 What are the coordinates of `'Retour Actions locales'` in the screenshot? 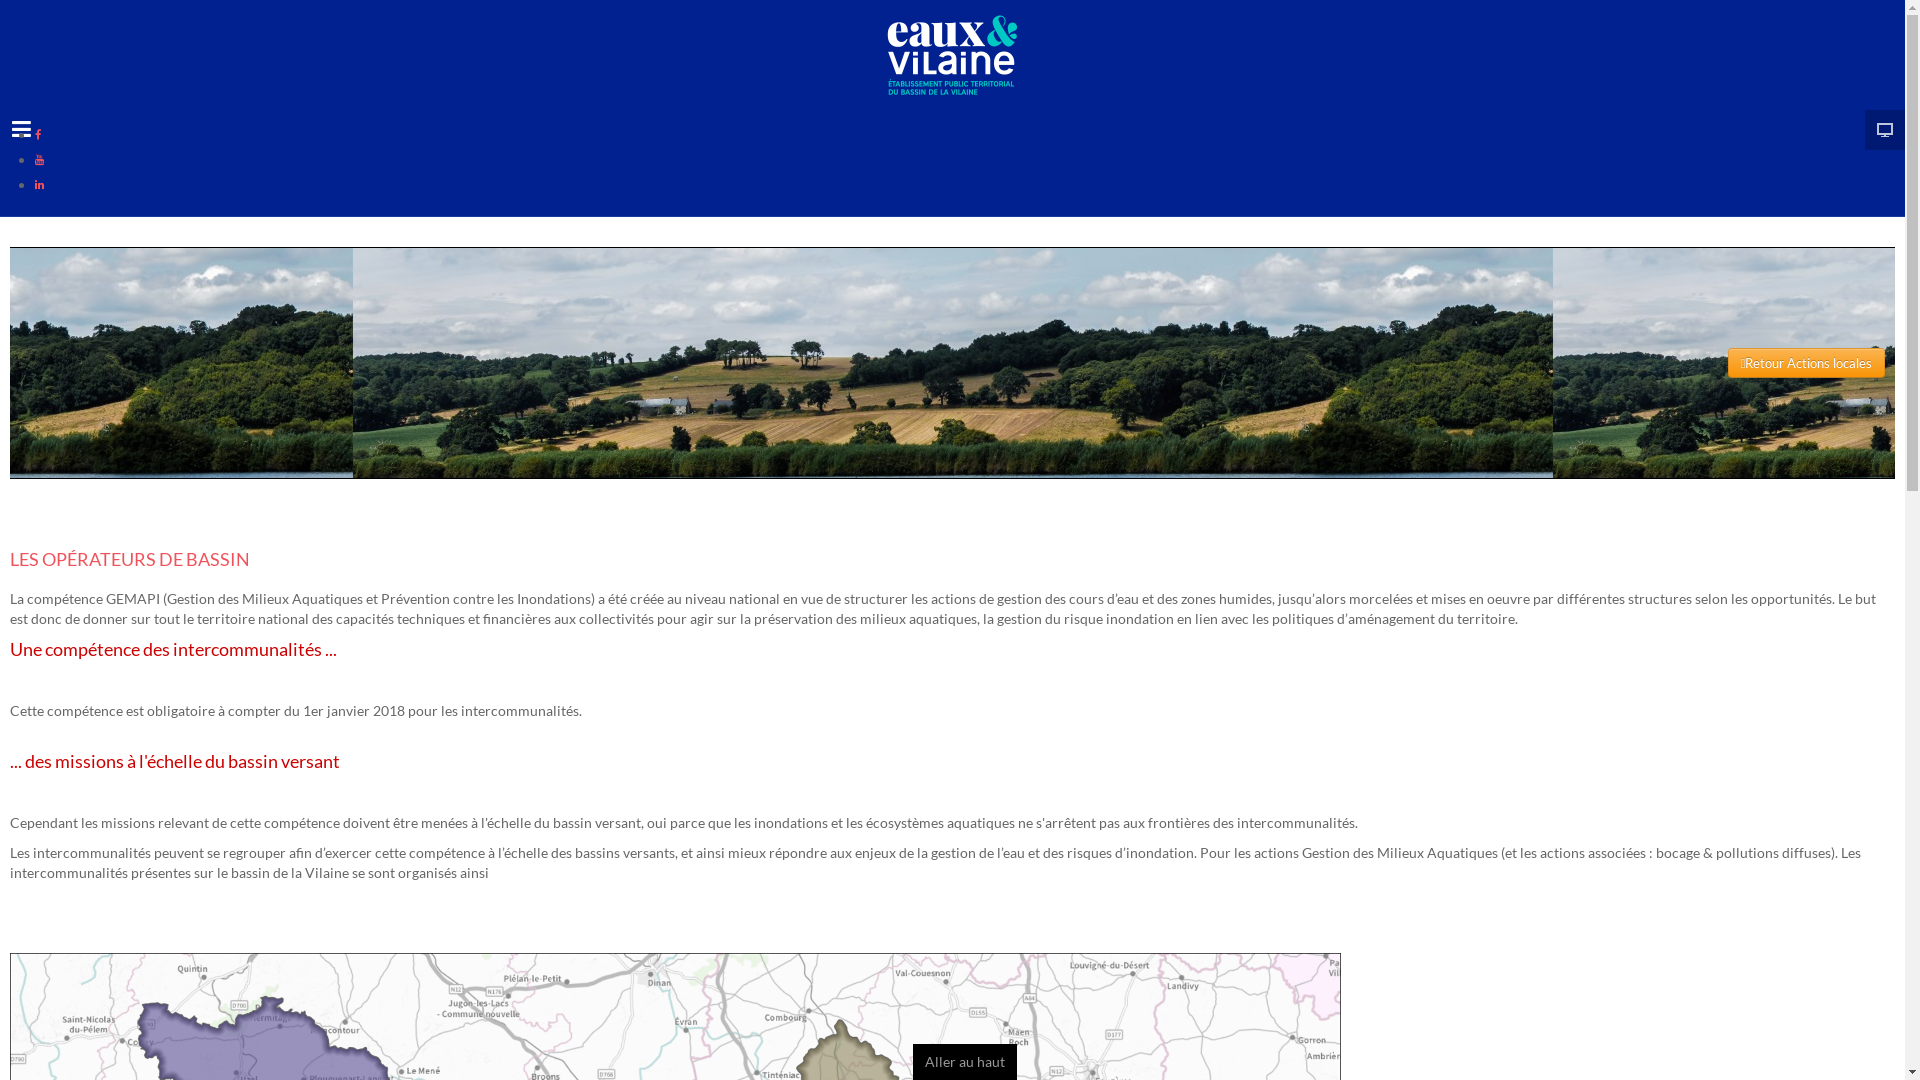 It's located at (1727, 362).